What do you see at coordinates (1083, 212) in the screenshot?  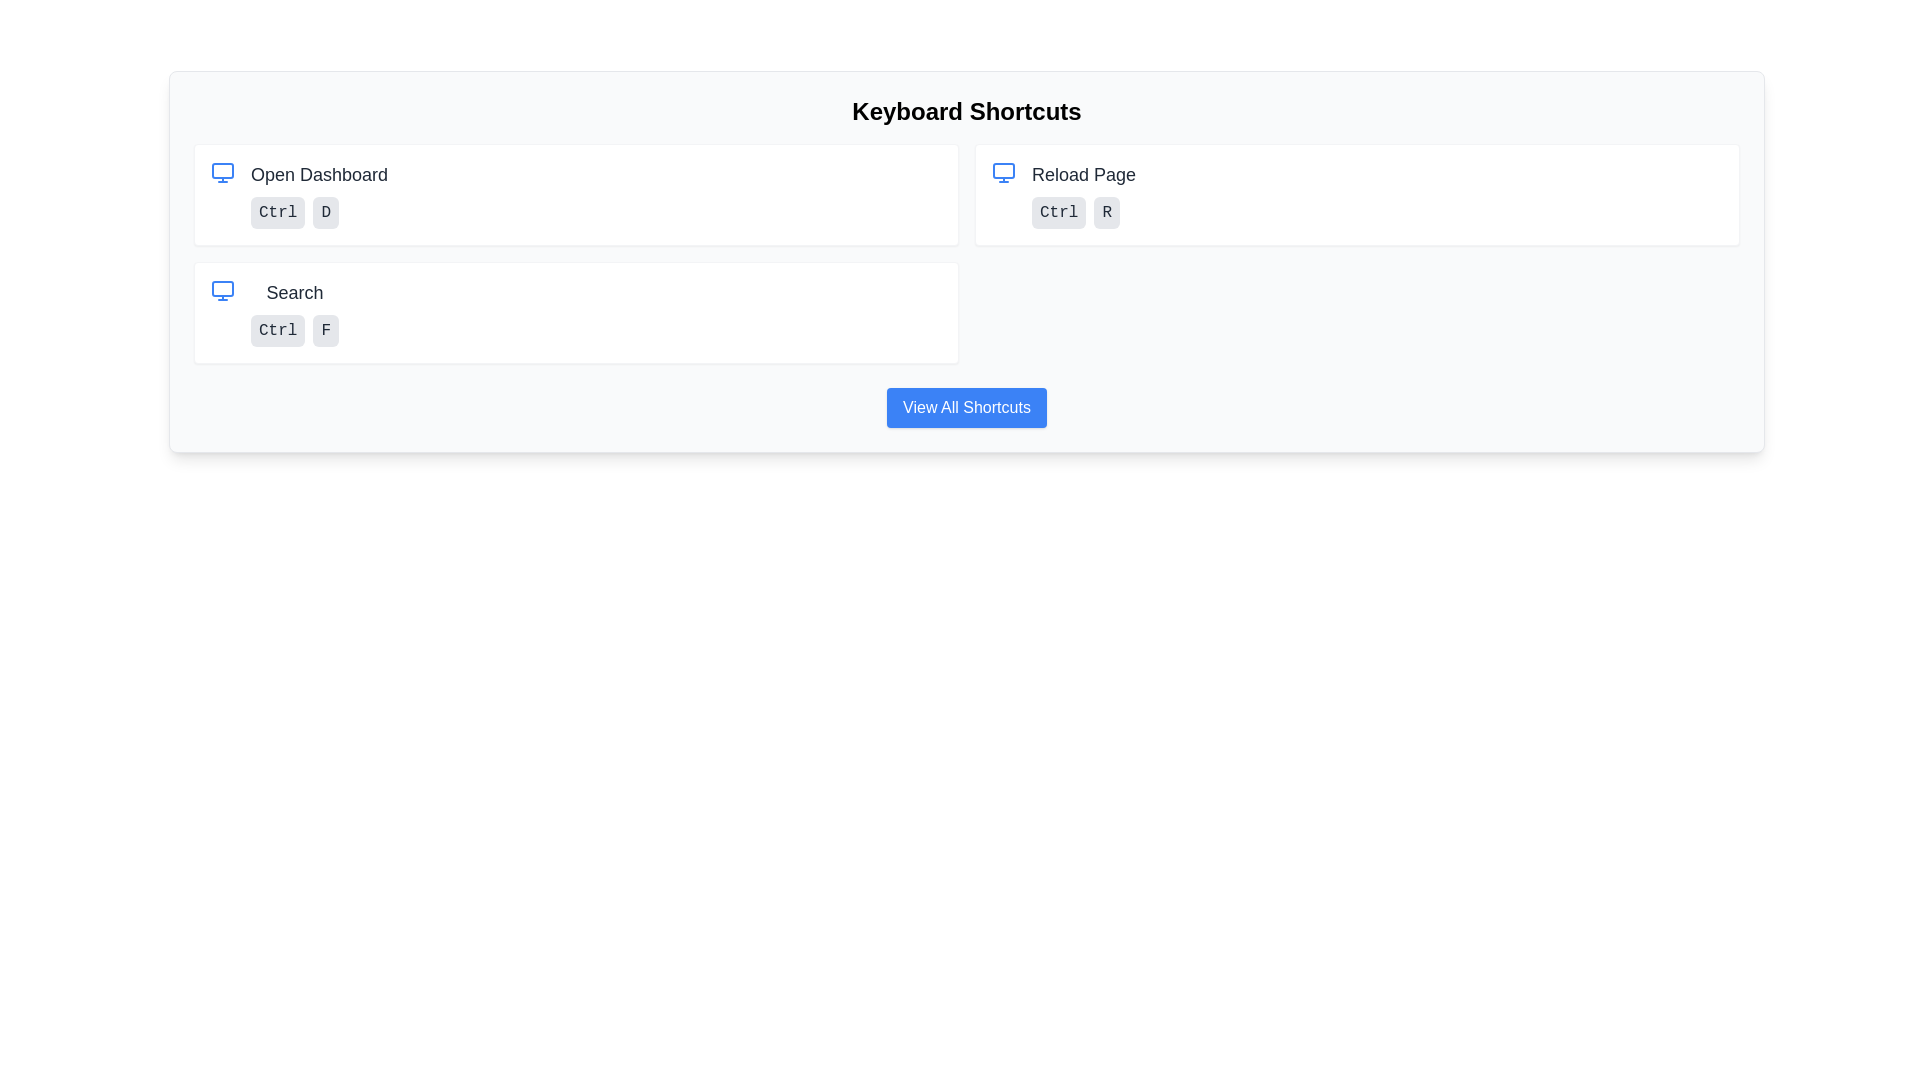 I see `the keyboard shortcut represented by the interactive button elements` at bounding box center [1083, 212].